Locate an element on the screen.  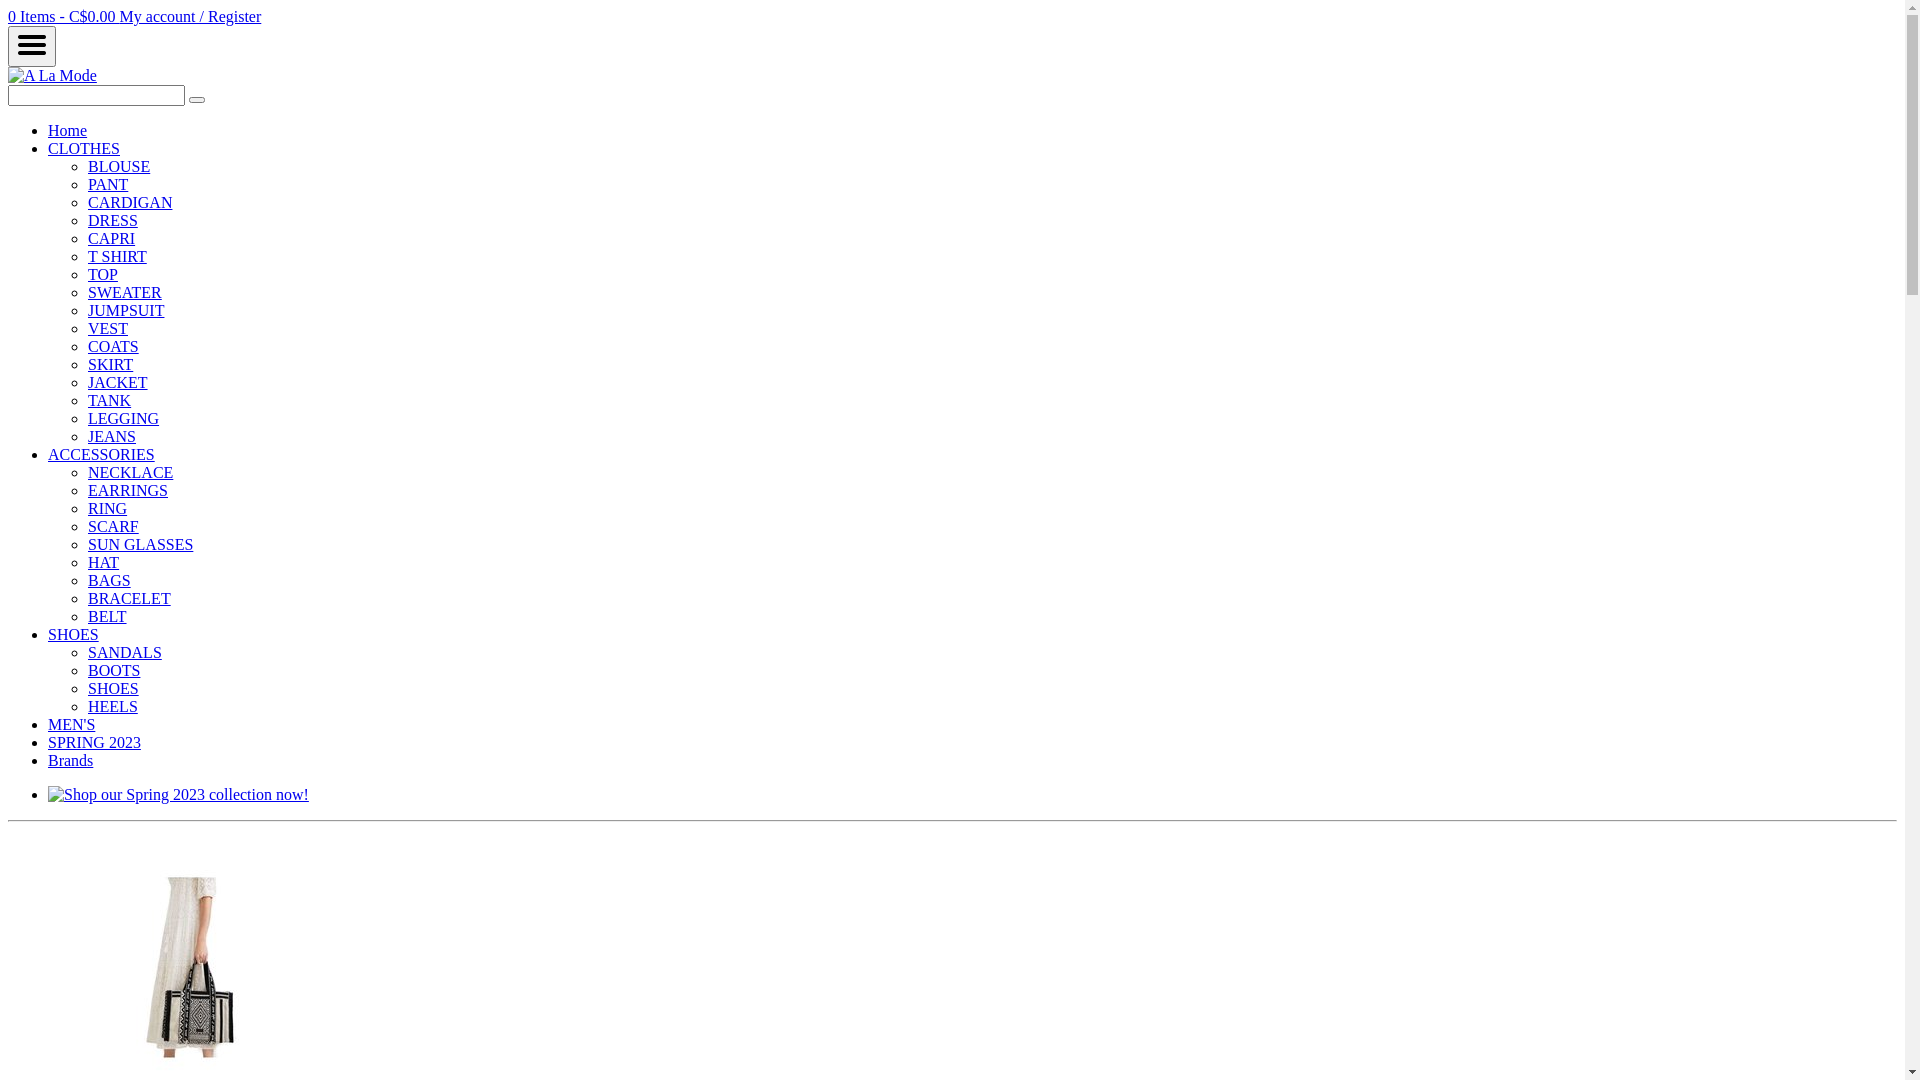
'A La Mode' is located at coordinates (8, 74).